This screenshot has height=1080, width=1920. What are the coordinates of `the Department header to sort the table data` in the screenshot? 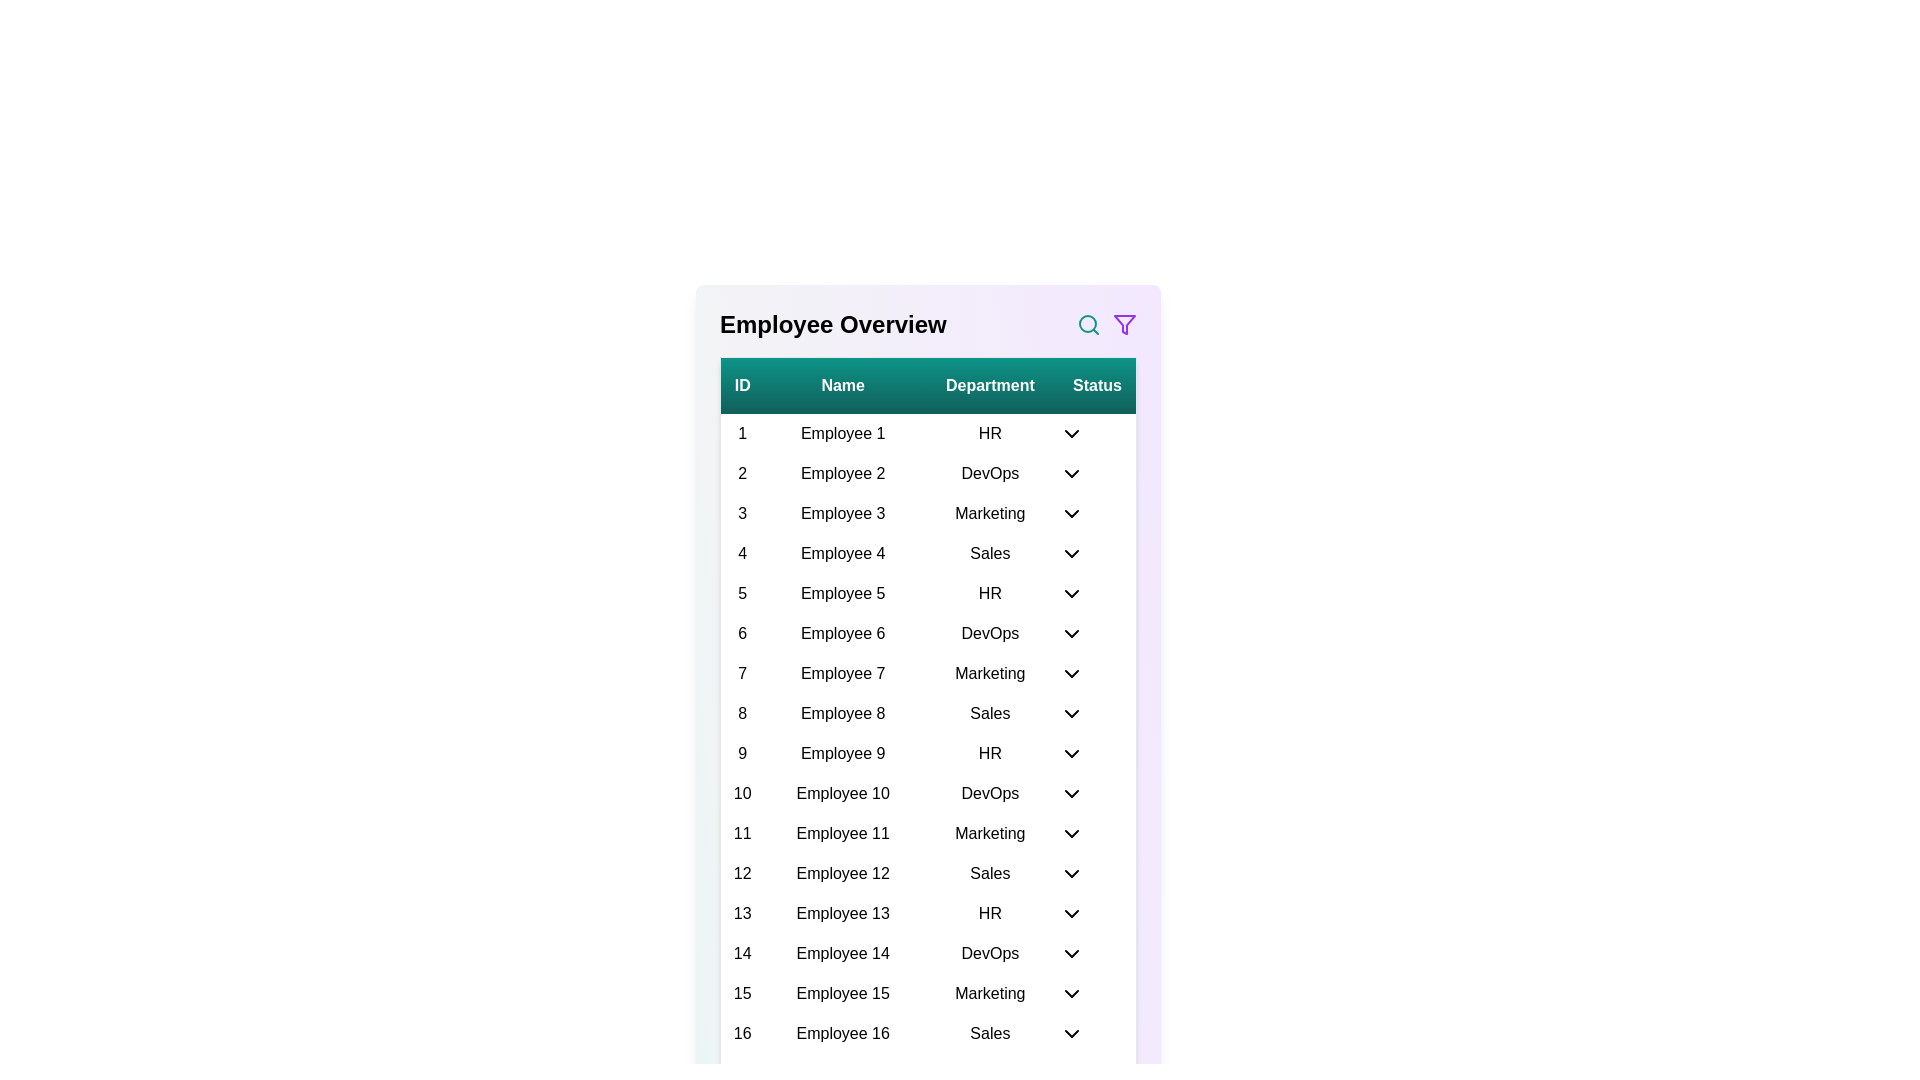 It's located at (990, 385).